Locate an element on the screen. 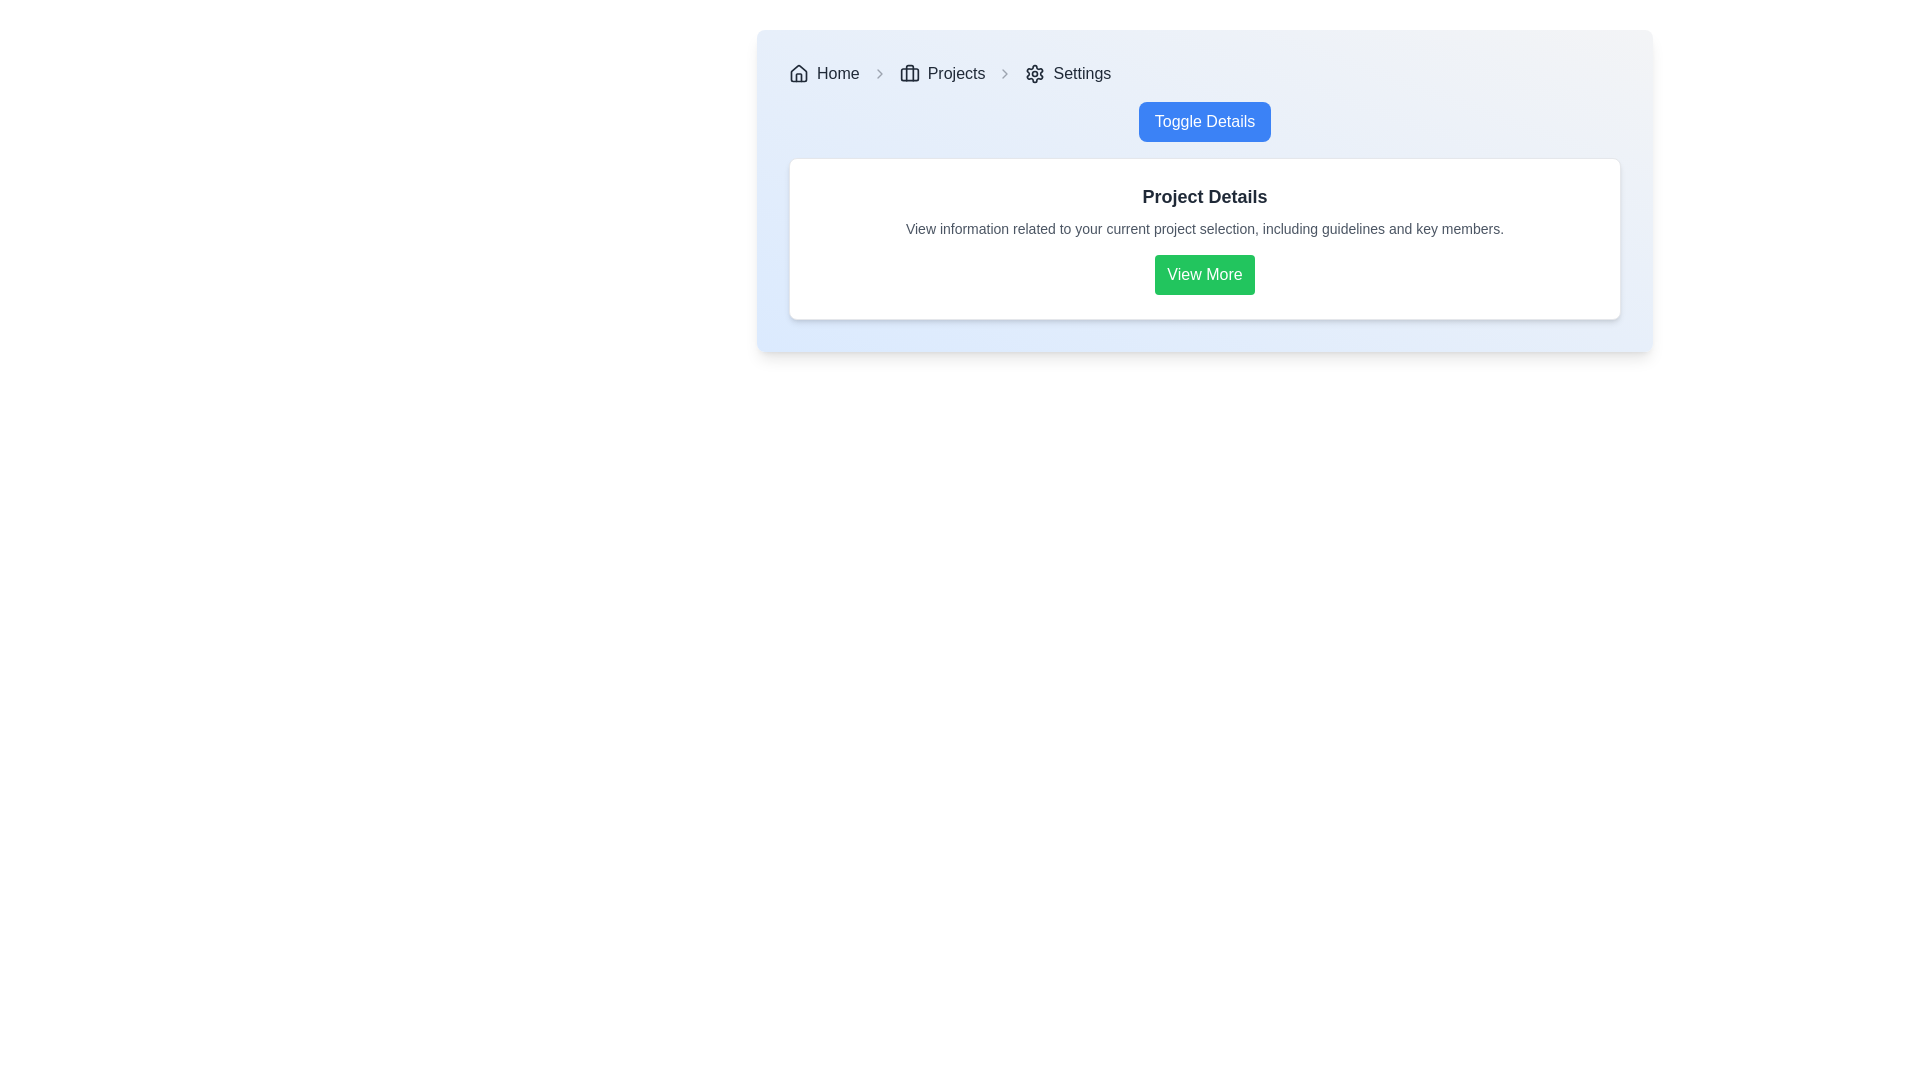 This screenshot has width=1920, height=1080. the section containing the title 'Project Details' and the button labeled 'View More', which is located below the 'Toggle Details' button is located at coordinates (1203, 211).